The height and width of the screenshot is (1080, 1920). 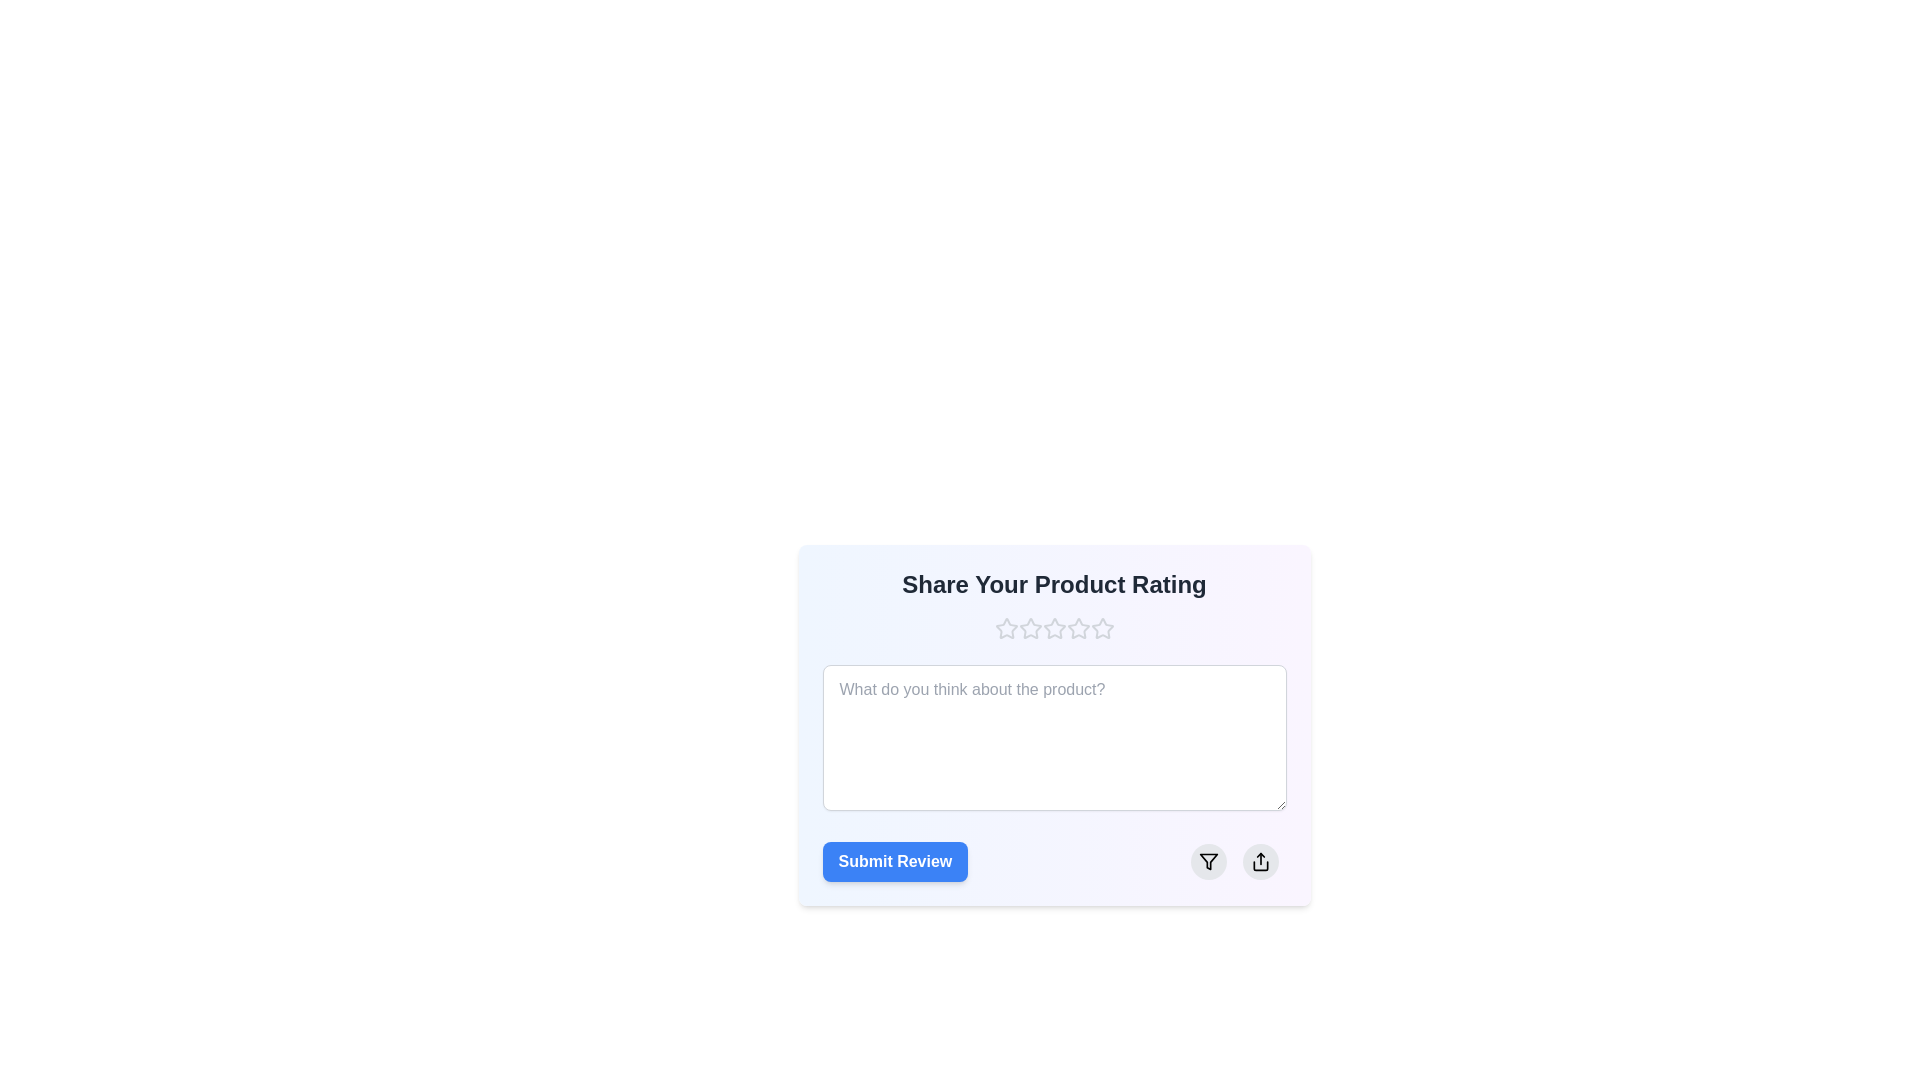 I want to click on on the Rating component with stars located below the title 'Share Your Product Rating', so click(x=1053, y=627).